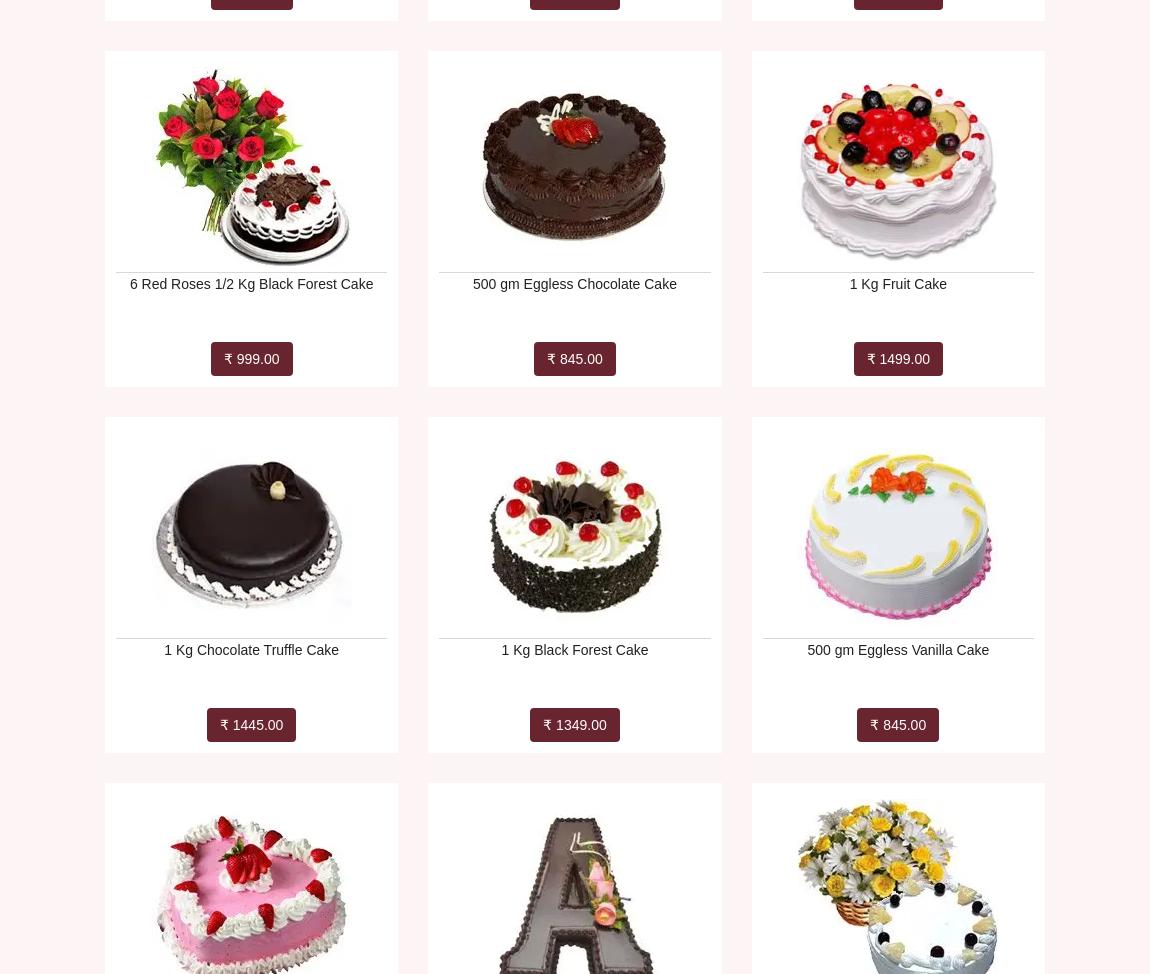 The height and width of the screenshot is (974, 1150). Describe the element at coordinates (574, 283) in the screenshot. I see `'500 gm Eggless Chocolate Cake'` at that location.